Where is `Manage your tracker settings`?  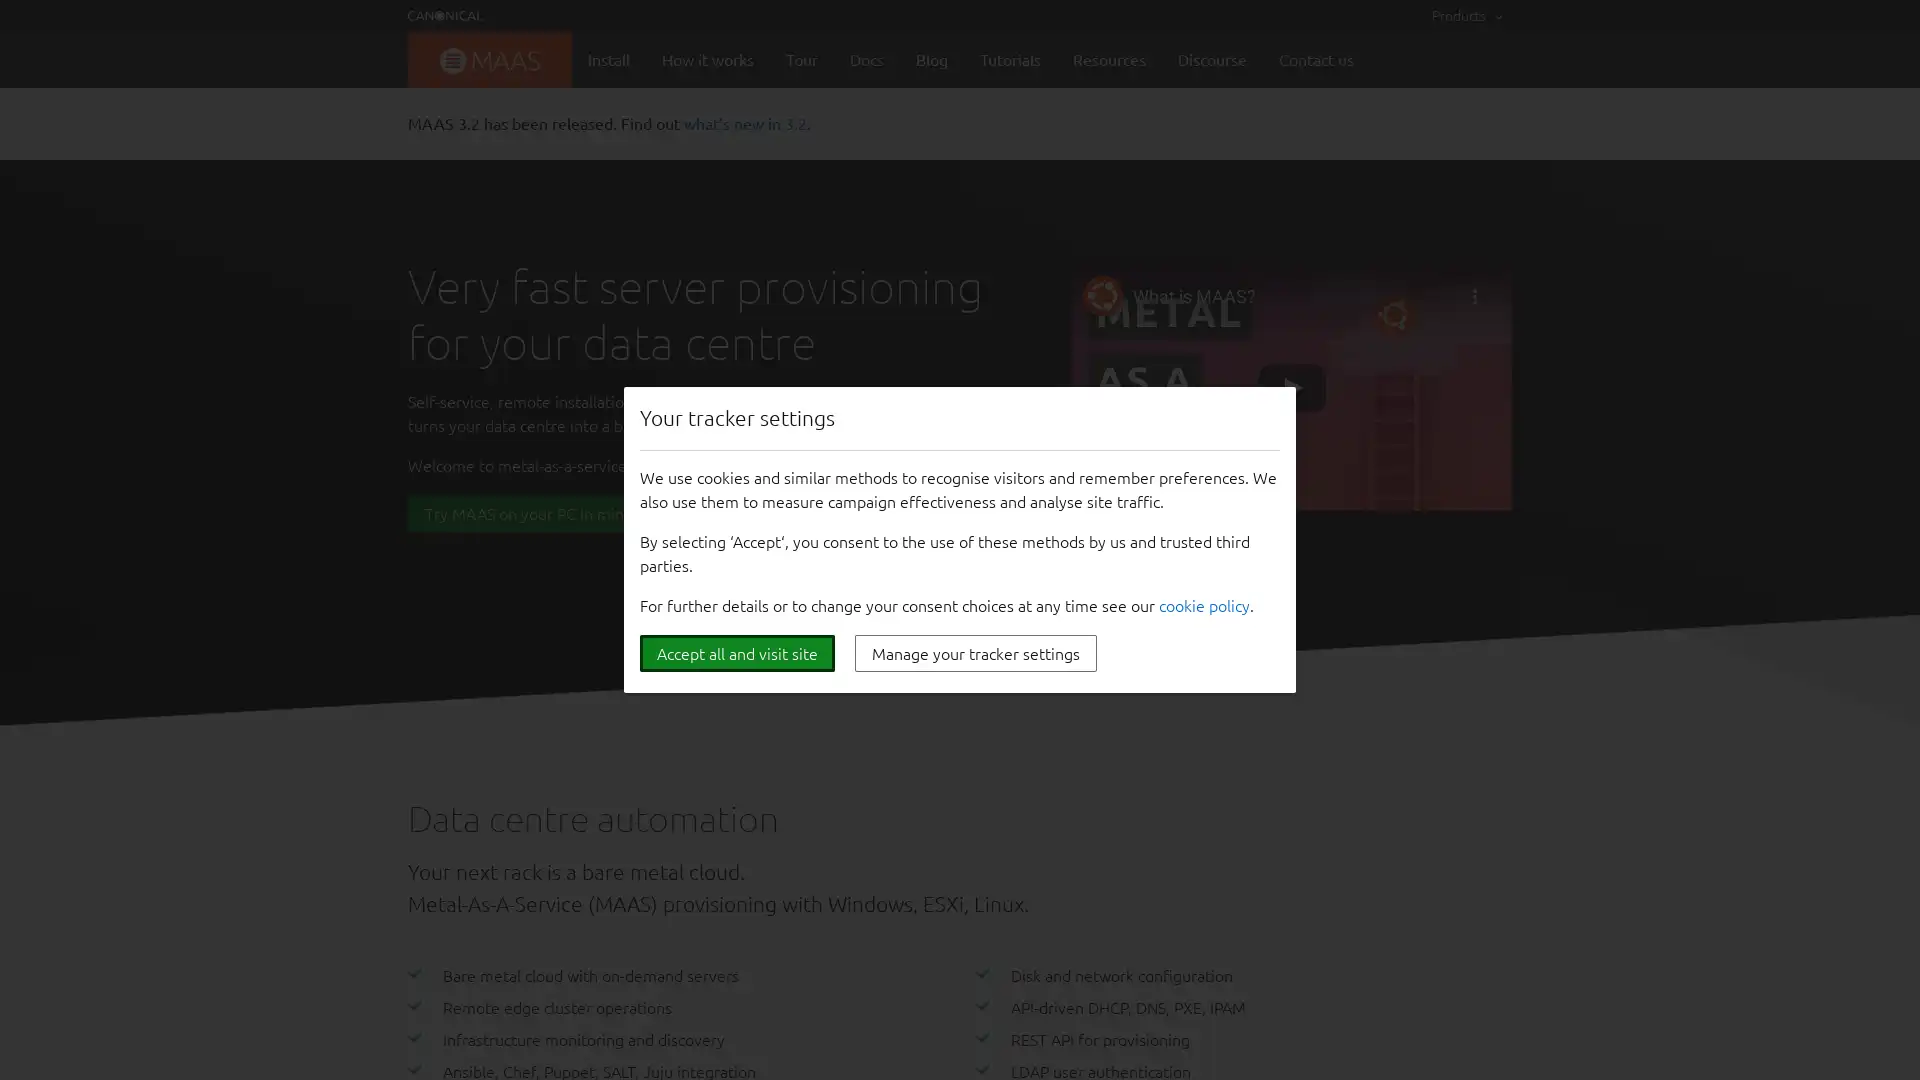
Manage your tracker settings is located at coordinates (975, 653).